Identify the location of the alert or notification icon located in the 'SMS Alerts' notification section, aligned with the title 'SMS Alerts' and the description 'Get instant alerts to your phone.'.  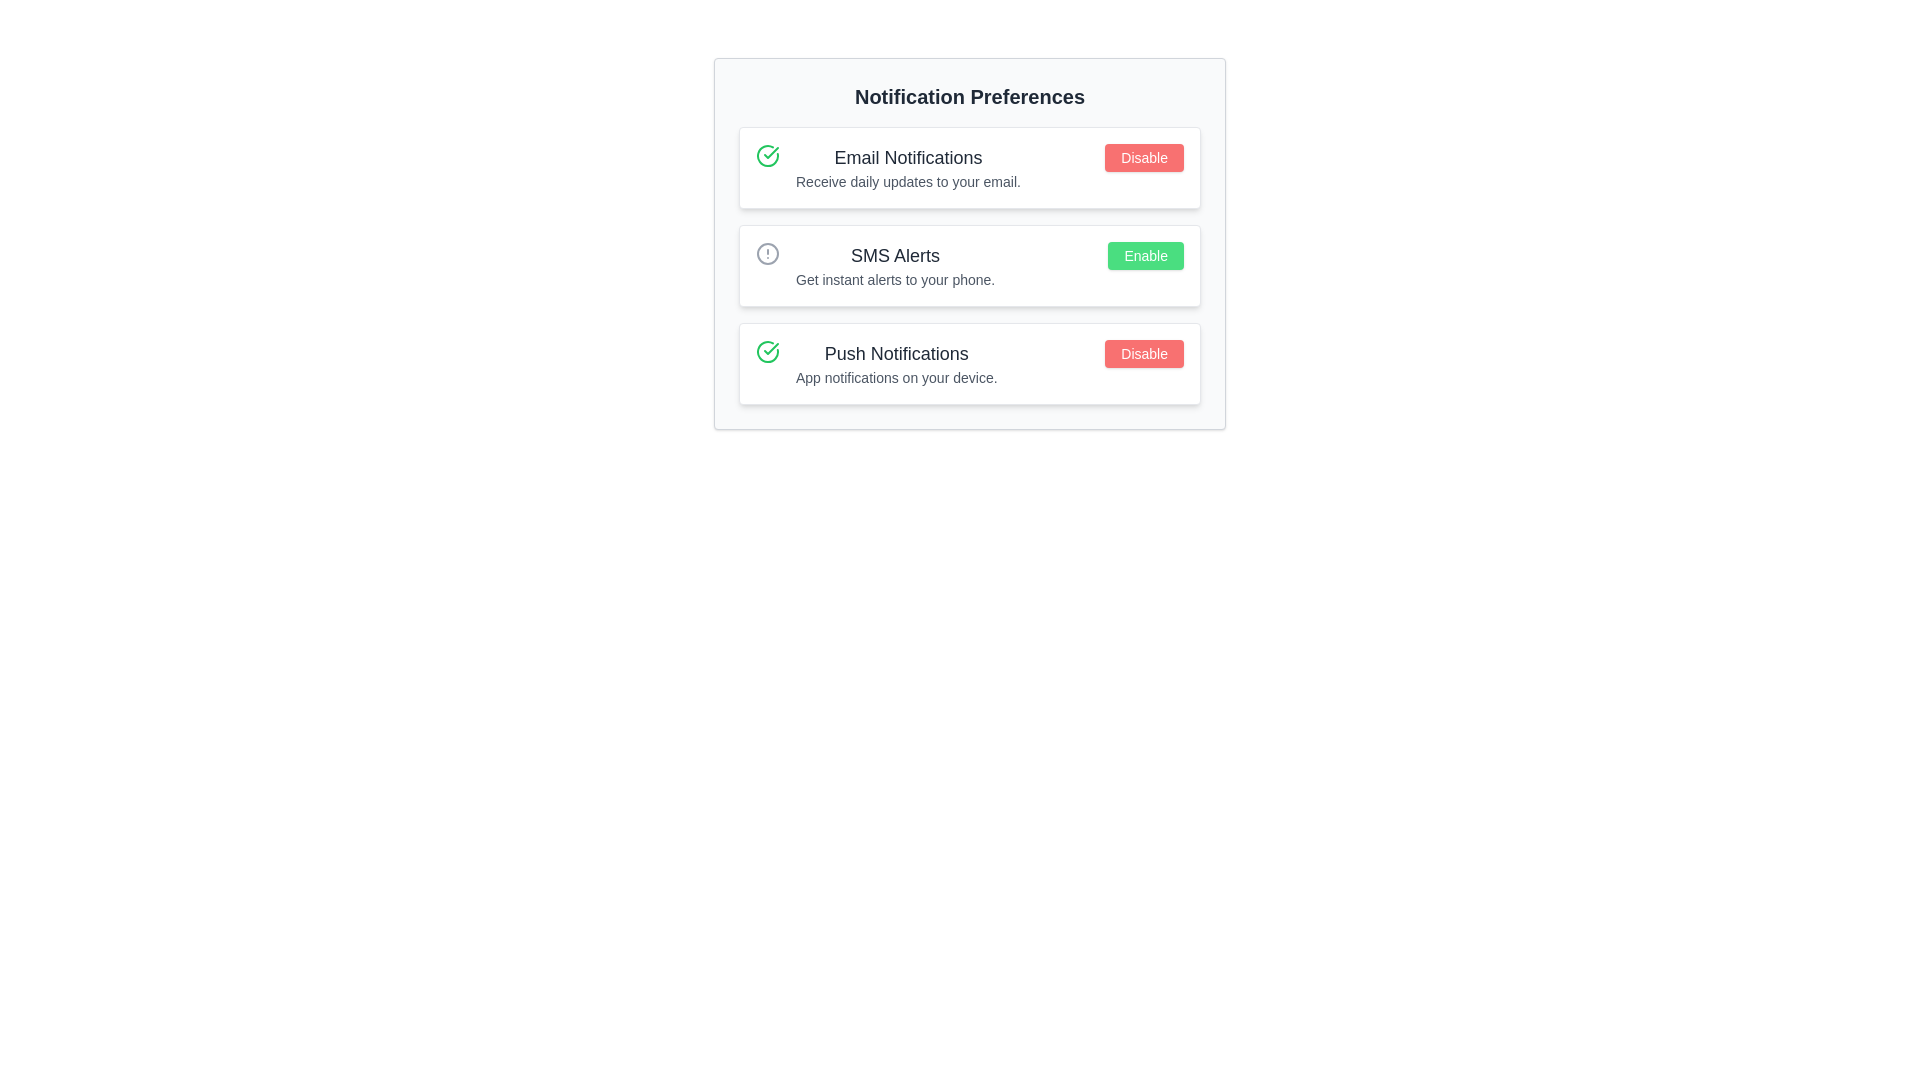
(767, 253).